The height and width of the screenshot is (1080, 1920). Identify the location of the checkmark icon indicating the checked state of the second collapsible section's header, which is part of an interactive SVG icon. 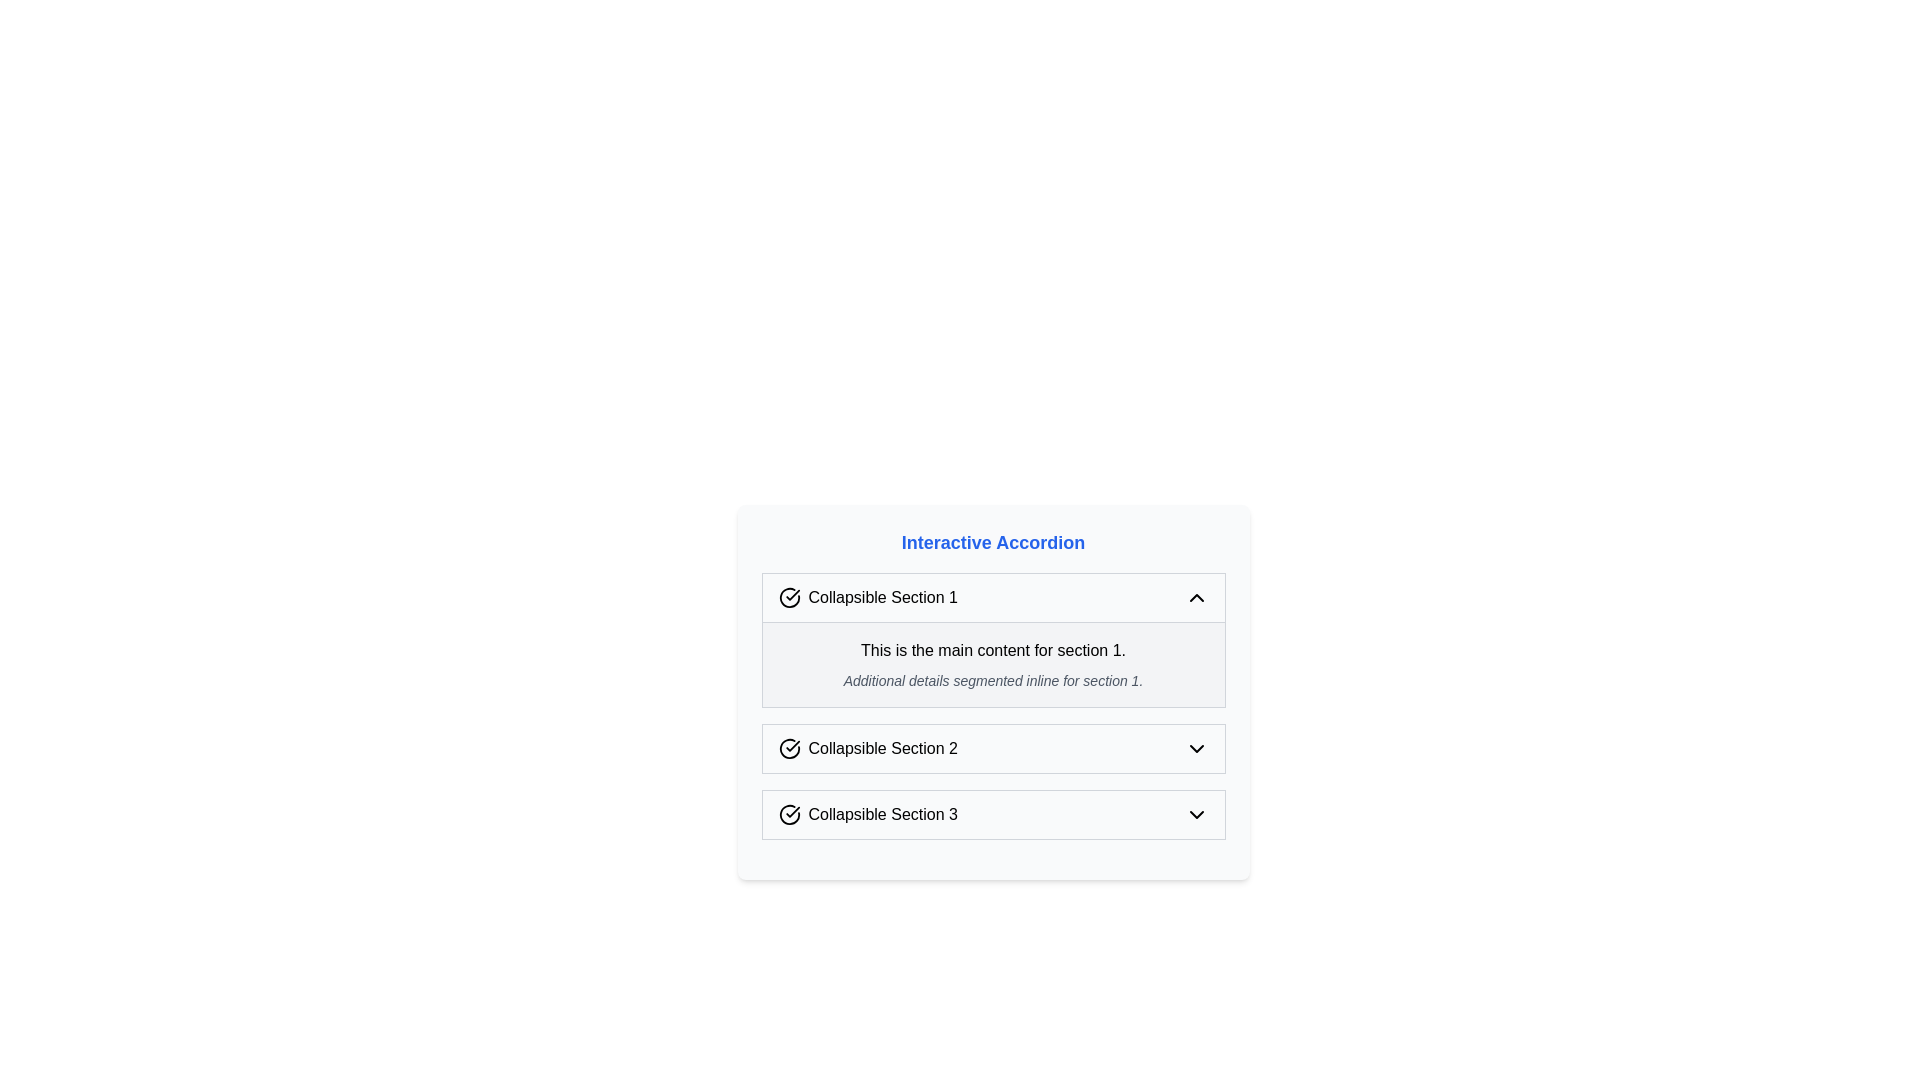
(791, 746).